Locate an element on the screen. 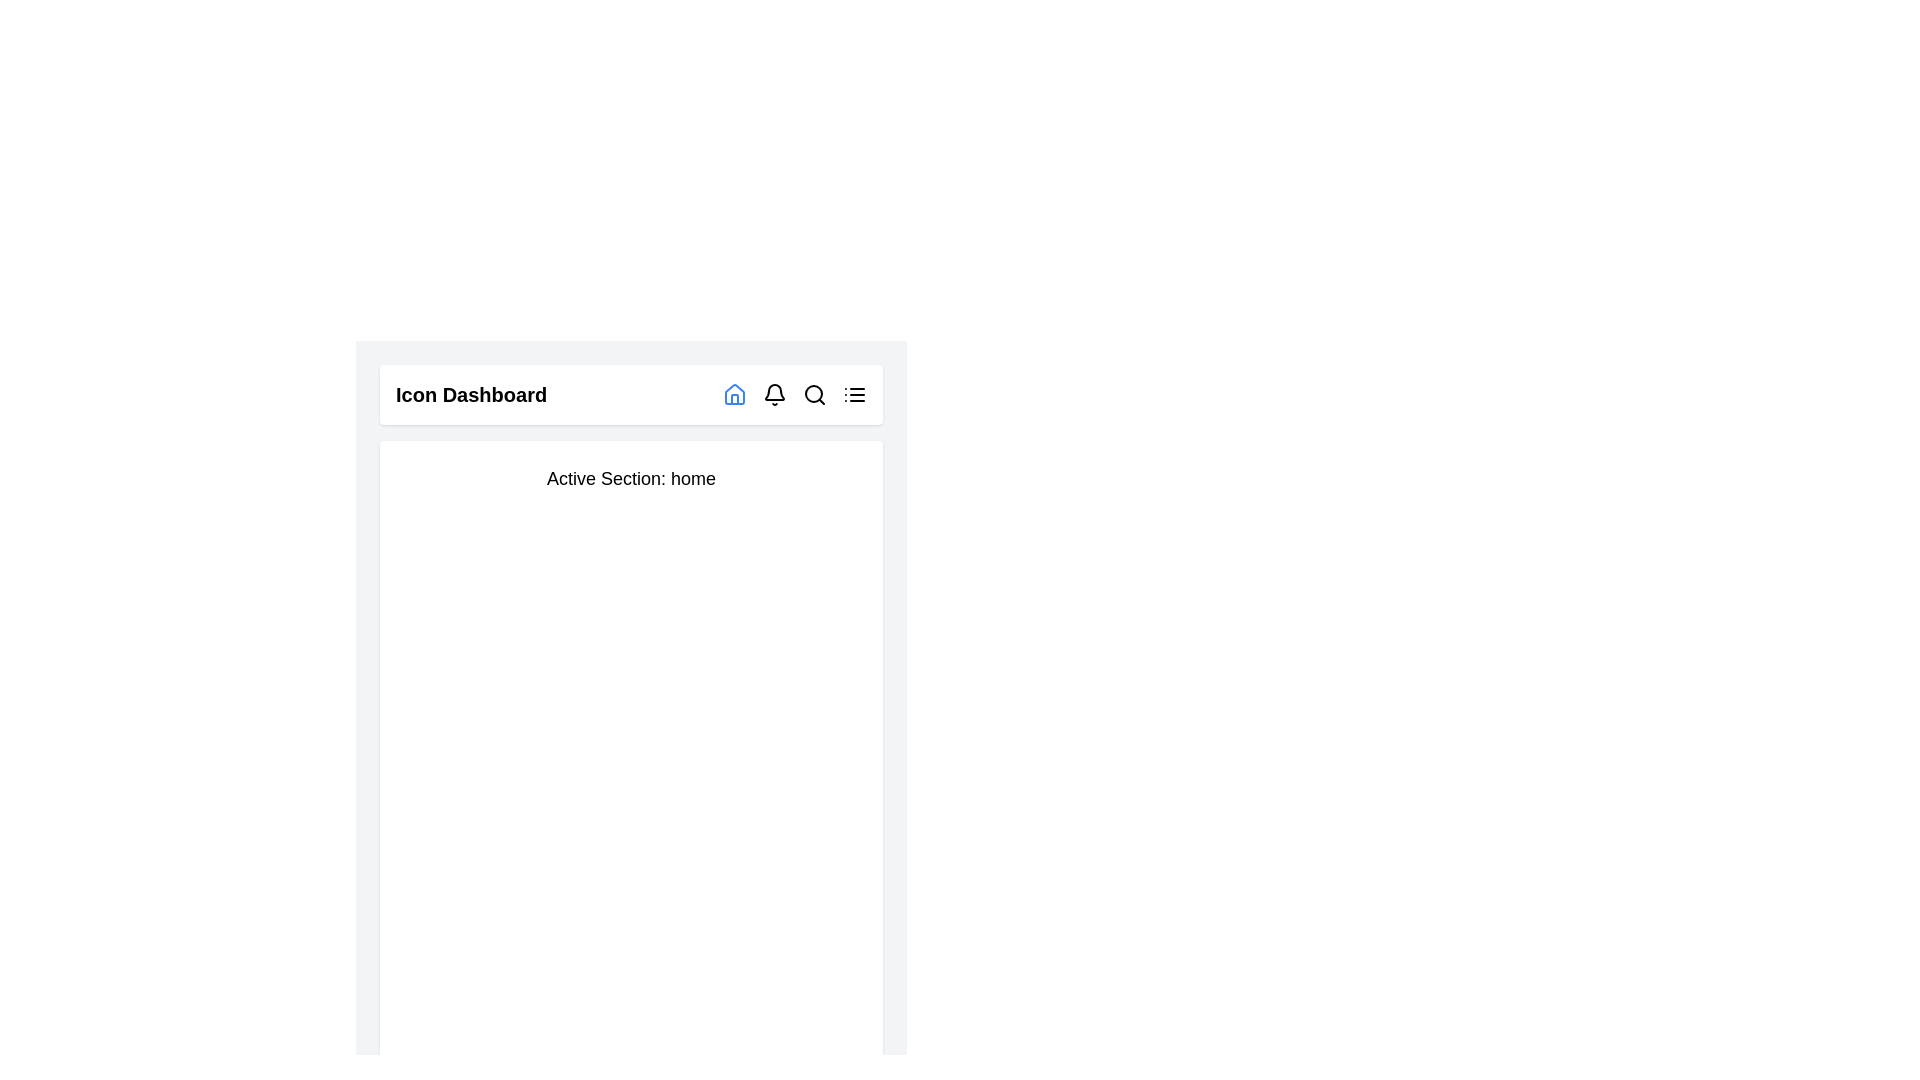 The height and width of the screenshot is (1080, 1920). the circular lens of the magnifying glass icon in the top navigation bar to initiate search functionality is located at coordinates (814, 393).